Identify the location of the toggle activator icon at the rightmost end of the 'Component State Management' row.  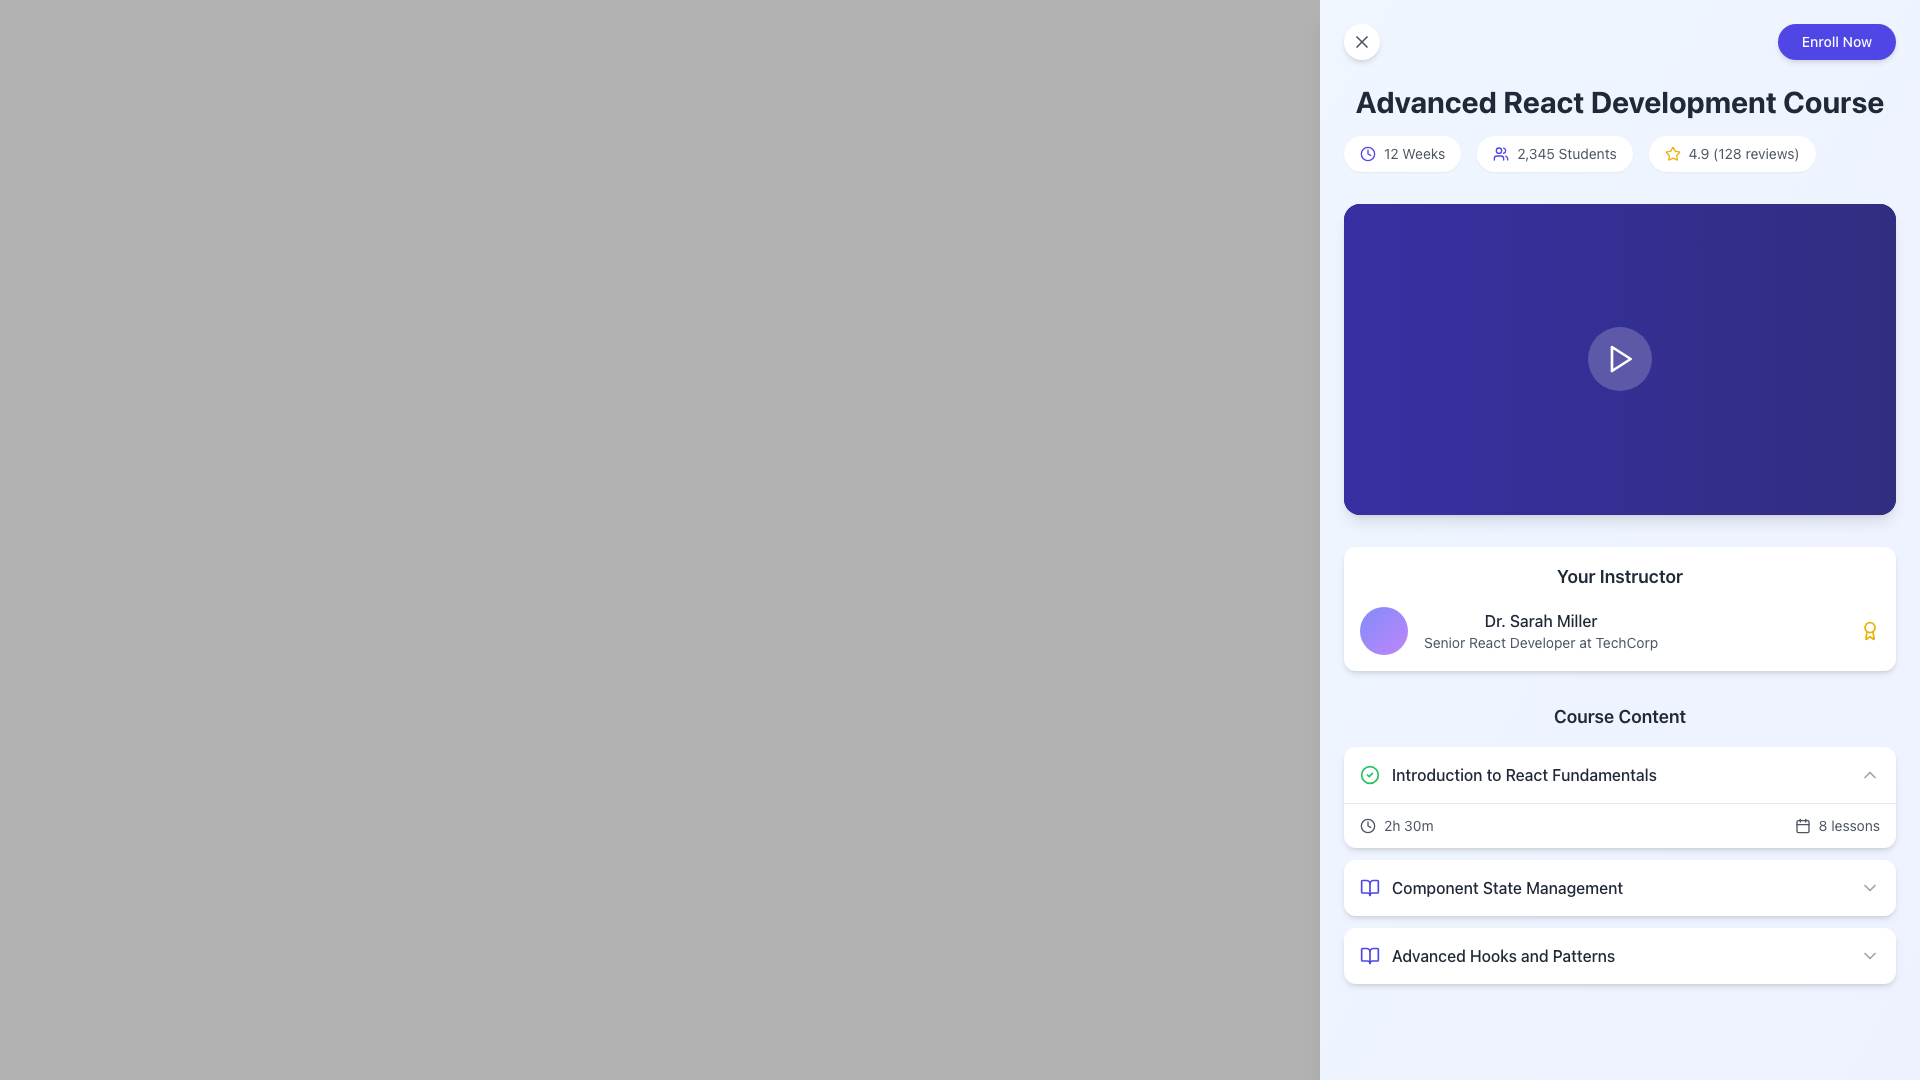
(1869, 886).